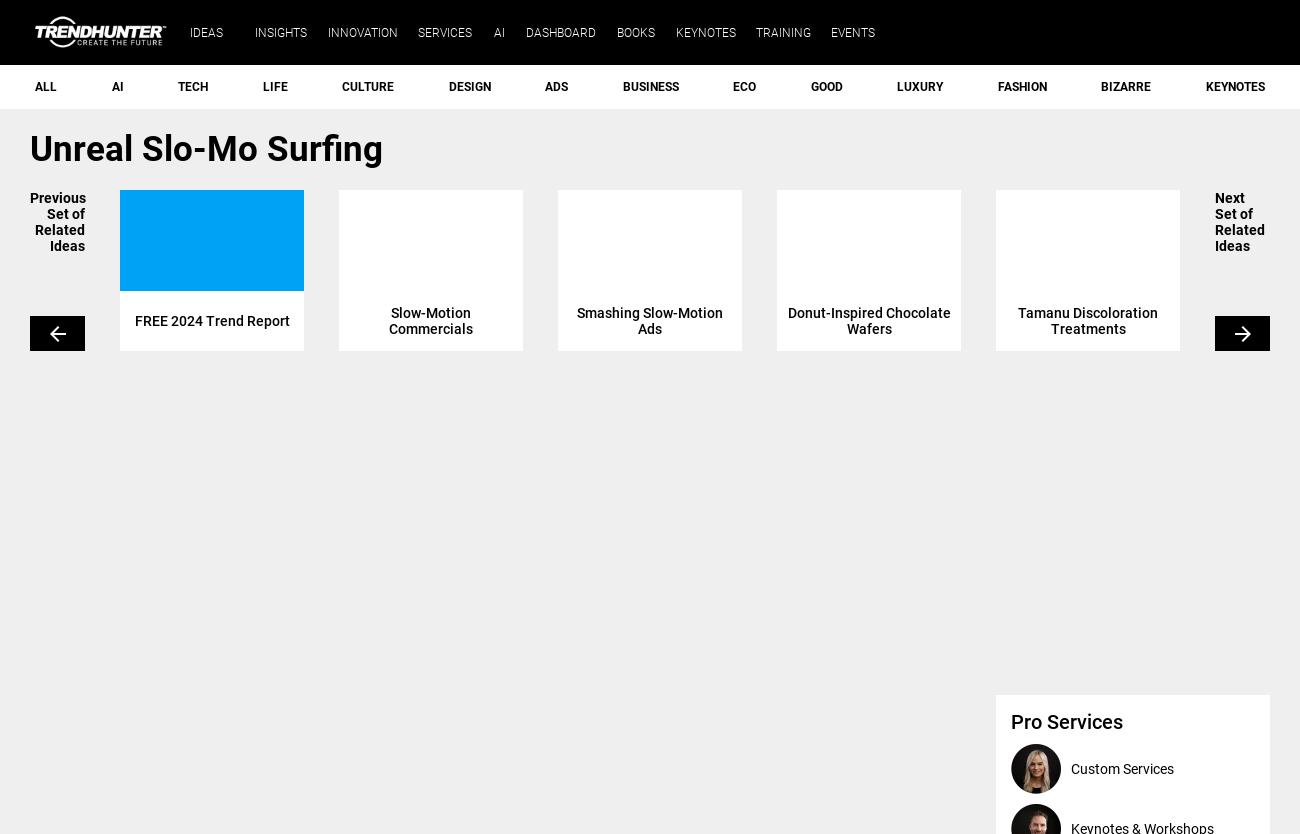 This screenshot has width=1300, height=834. Describe the element at coordinates (1020, 85) in the screenshot. I see `'Fashion'` at that location.